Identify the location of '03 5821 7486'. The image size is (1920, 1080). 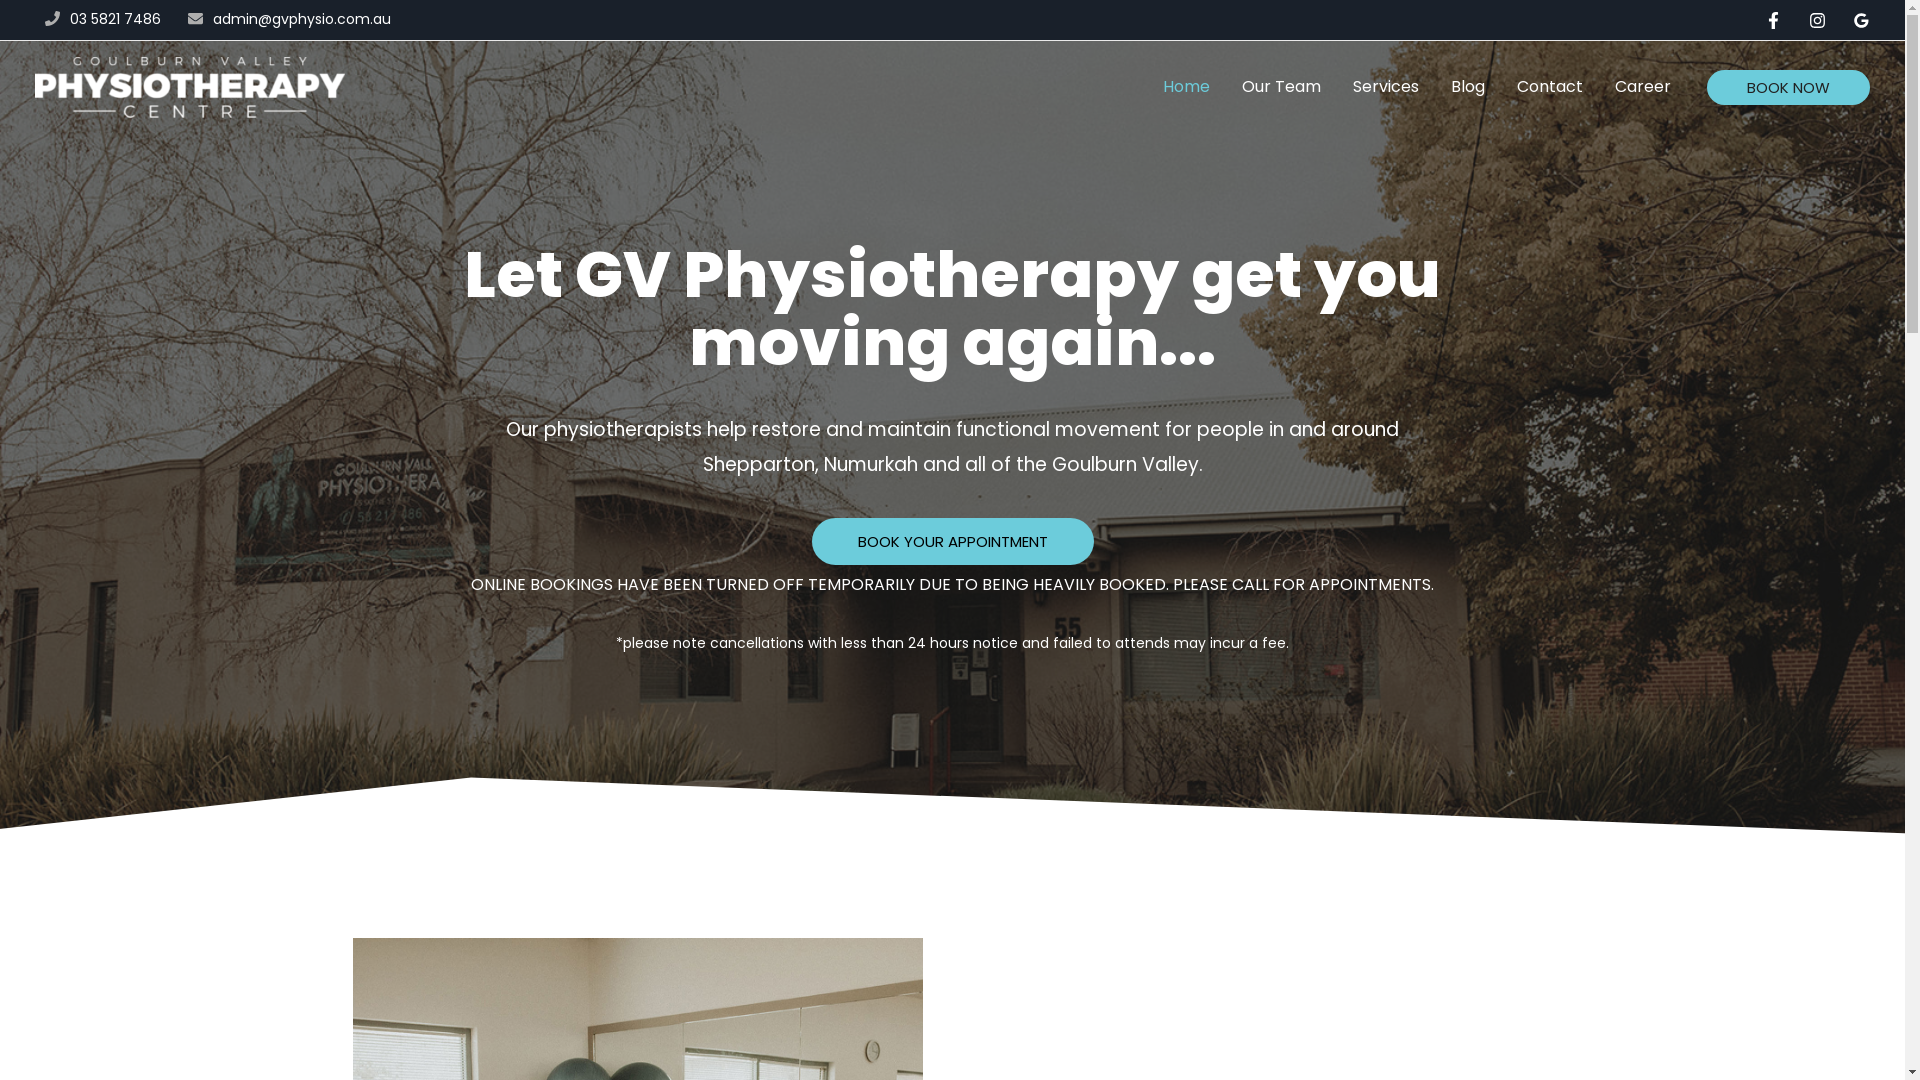
(114, 19).